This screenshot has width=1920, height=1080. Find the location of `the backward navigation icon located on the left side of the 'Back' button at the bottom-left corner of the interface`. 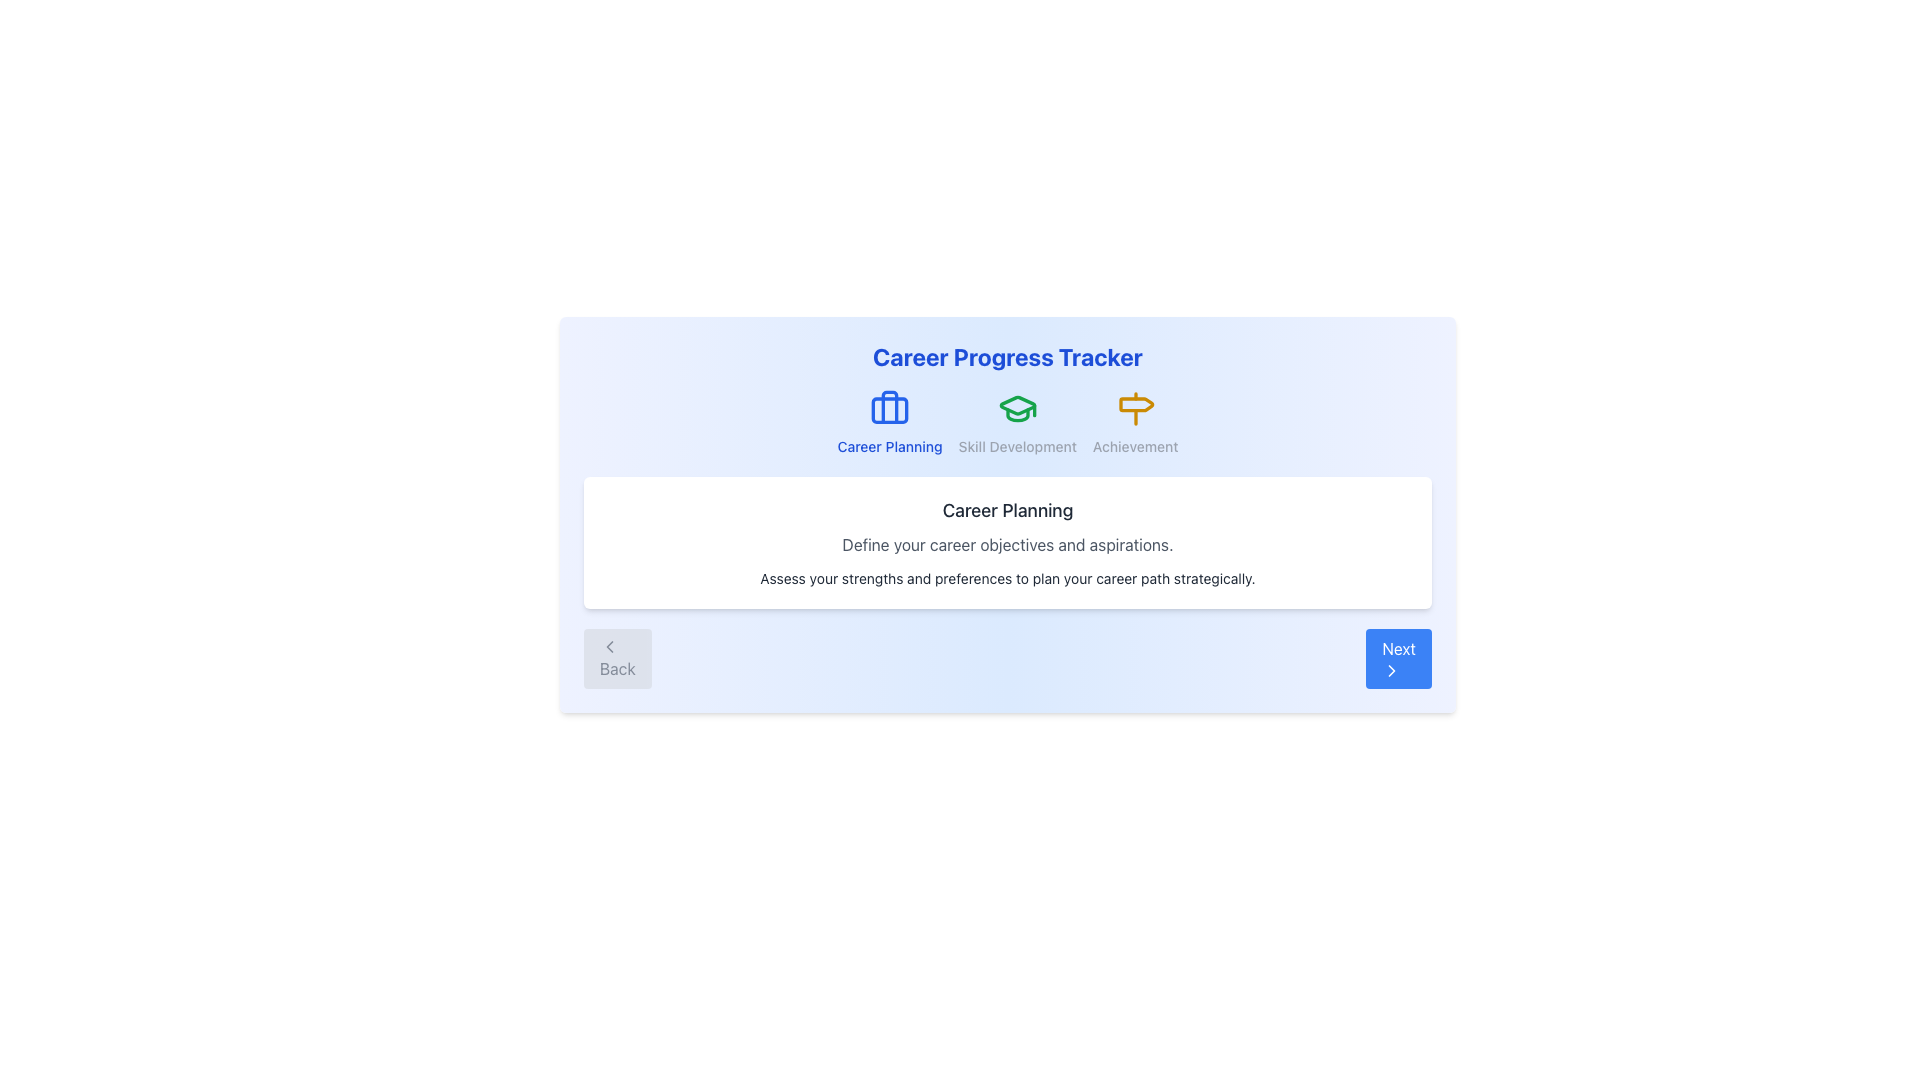

the backward navigation icon located on the left side of the 'Back' button at the bottom-left corner of the interface is located at coordinates (608, 647).